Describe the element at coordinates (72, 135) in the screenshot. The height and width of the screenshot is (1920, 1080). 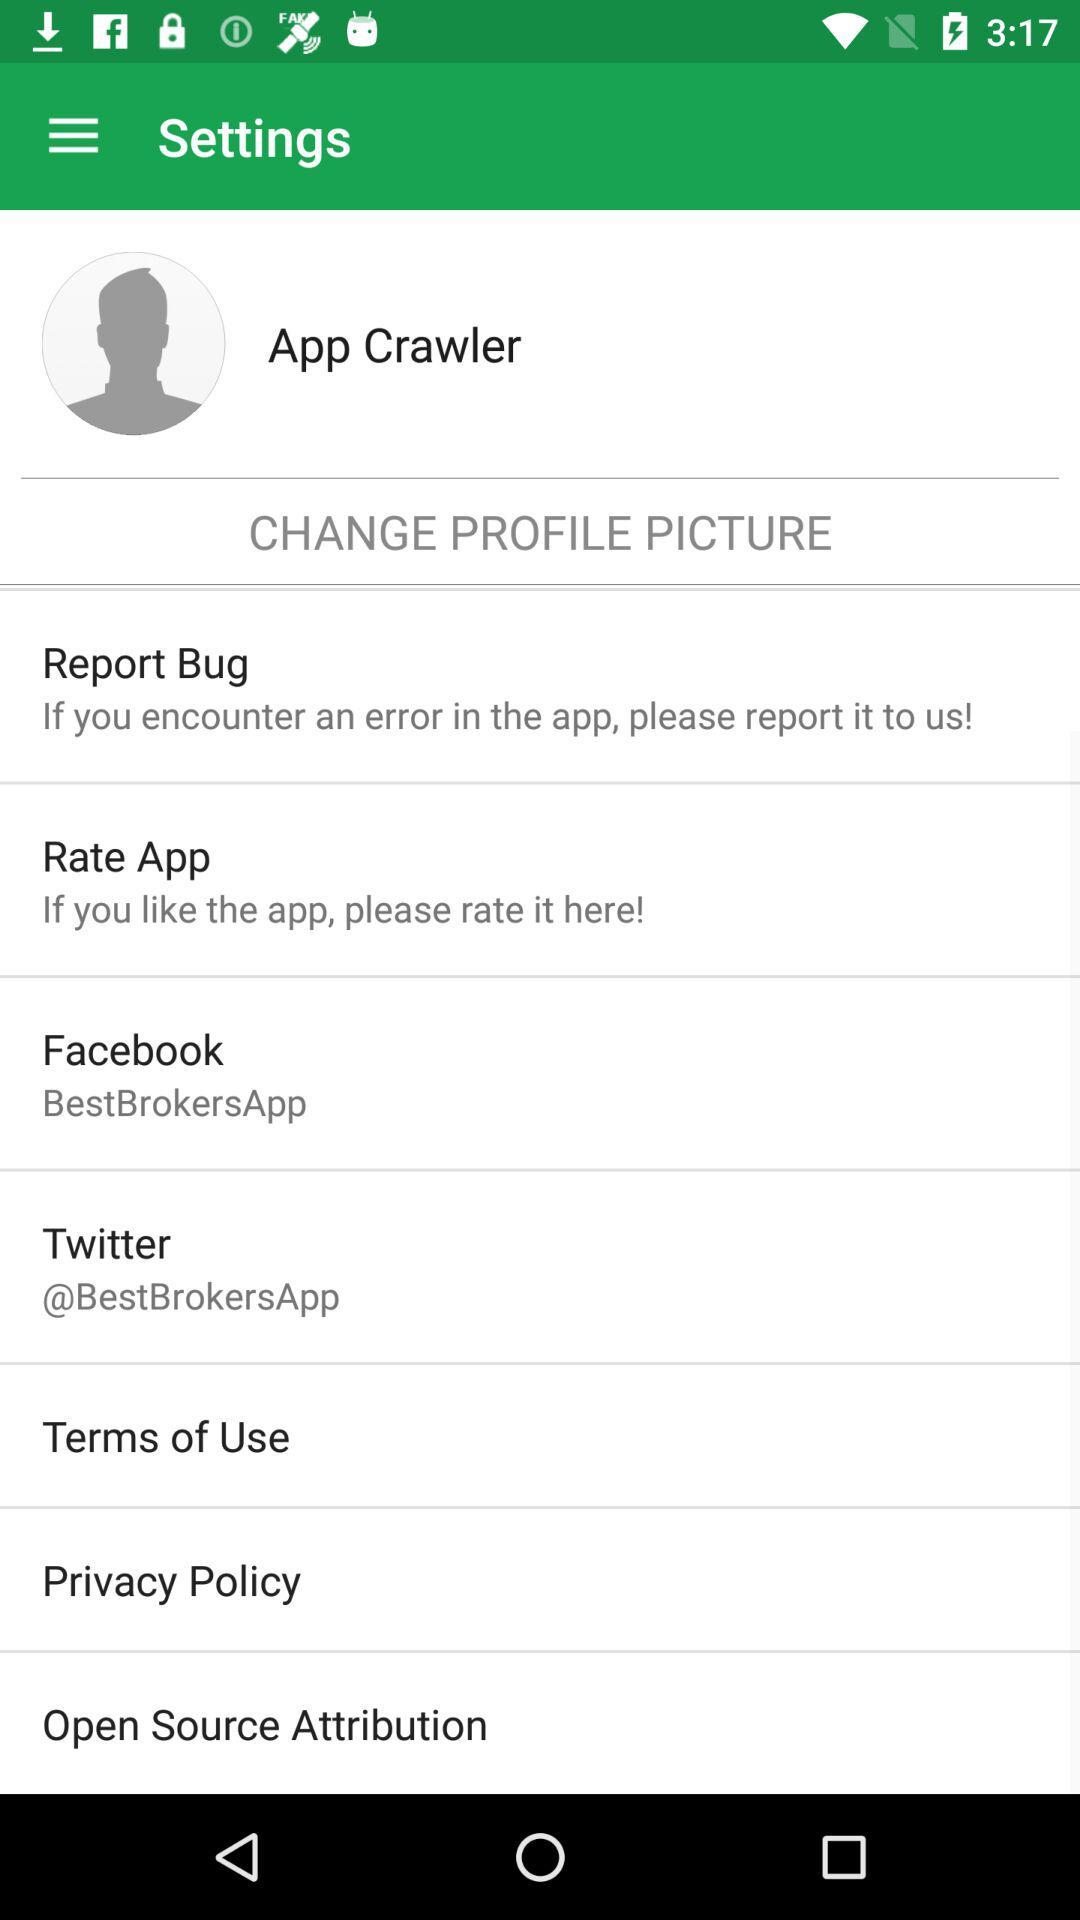
I see `the item next to the settings app` at that location.